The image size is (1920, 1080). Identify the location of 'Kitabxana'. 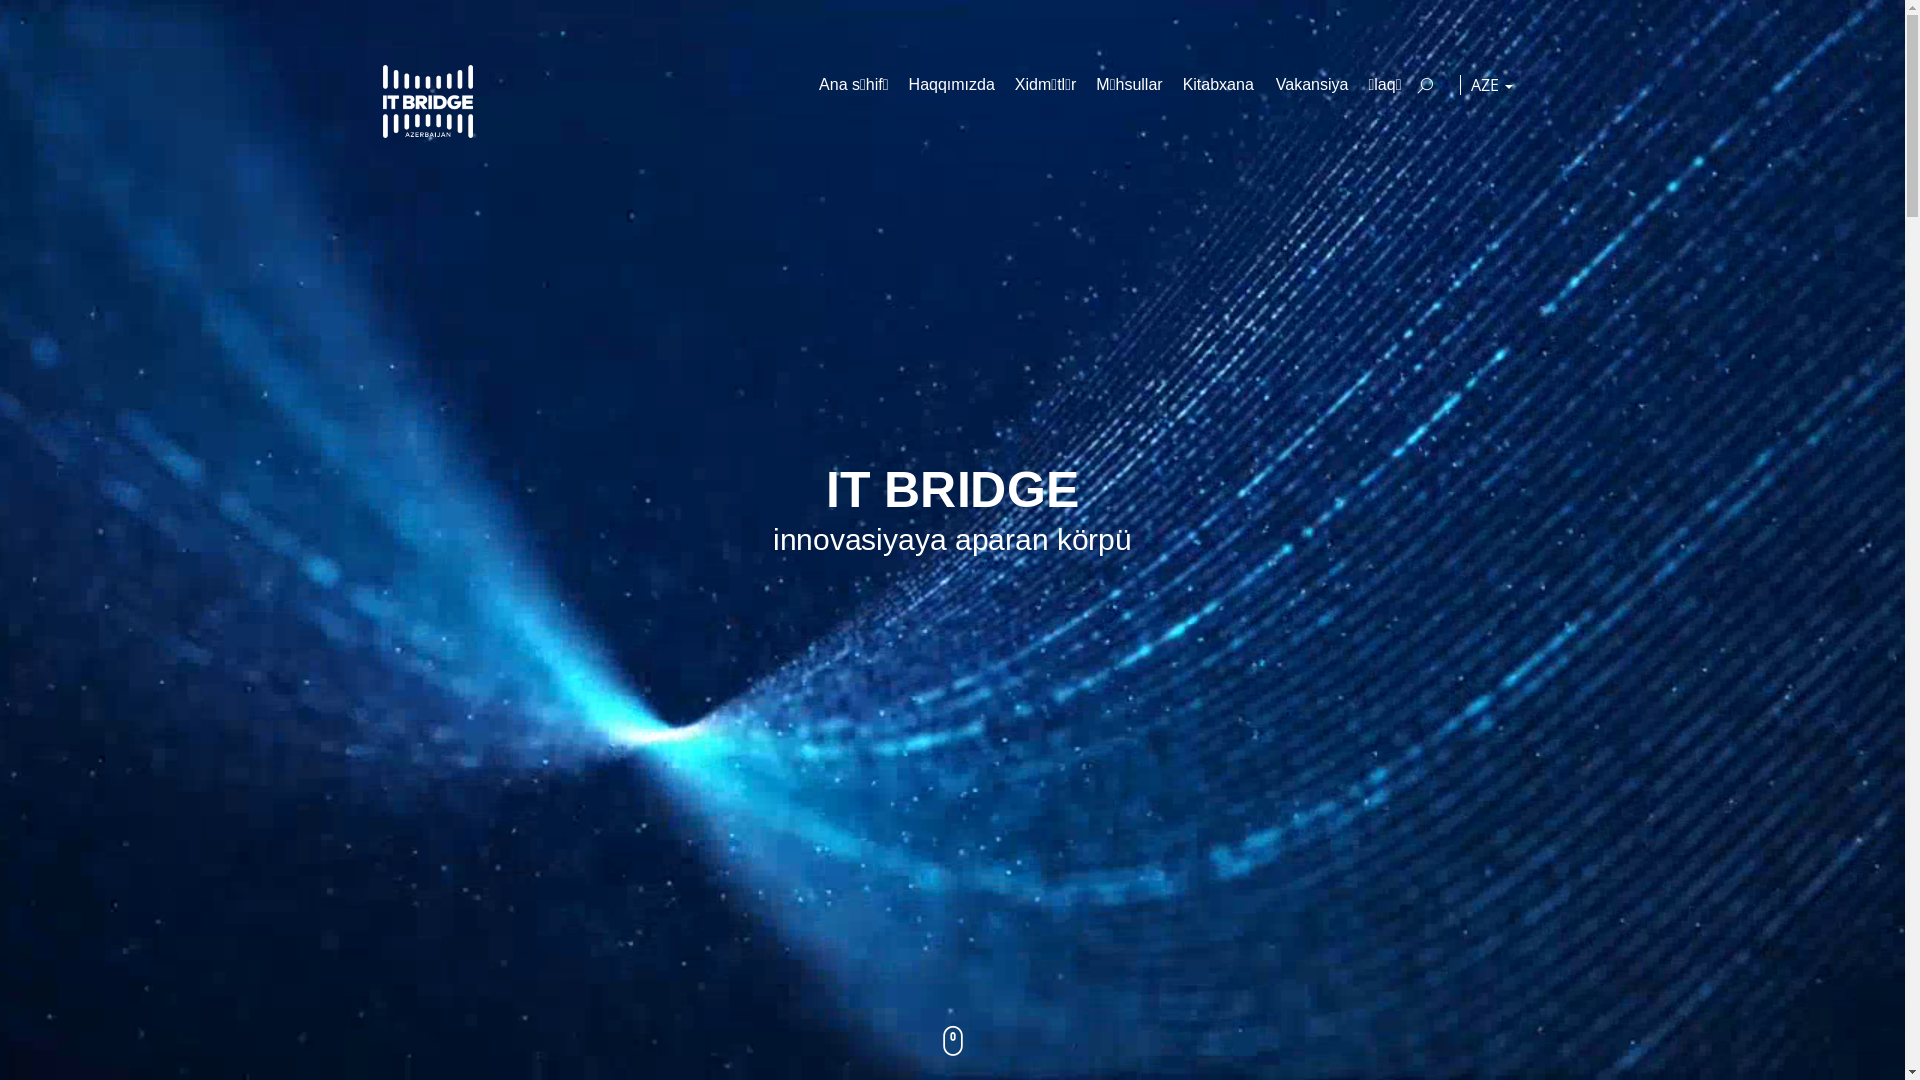
(1218, 83).